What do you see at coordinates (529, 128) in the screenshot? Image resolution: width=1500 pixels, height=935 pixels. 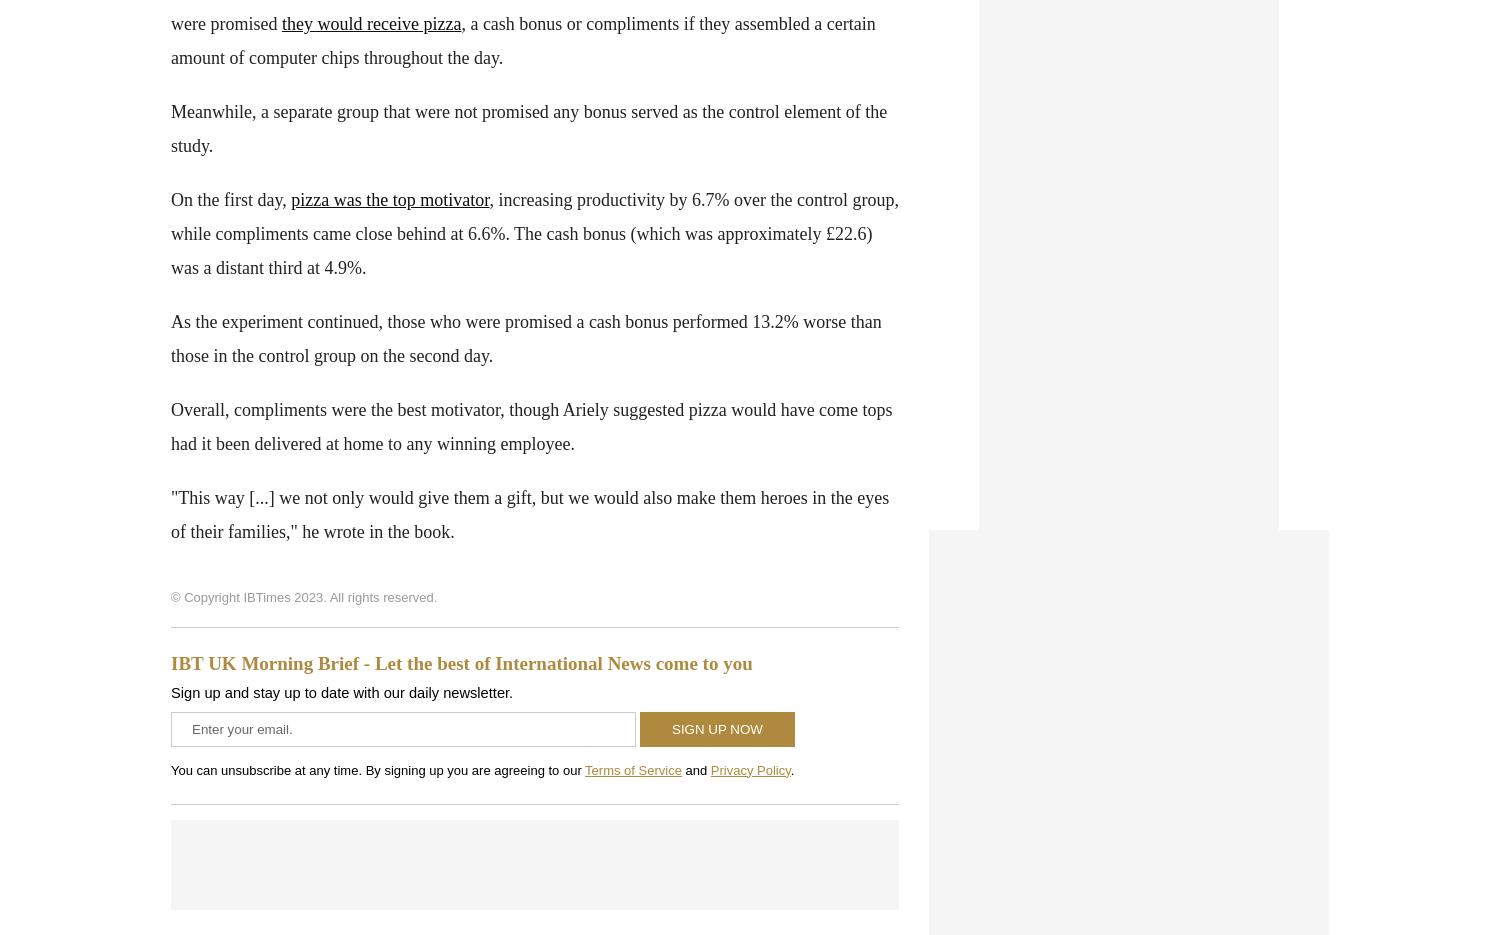 I see `'were not promised any bonus served as the control element of the study.'` at bounding box center [529, 128].